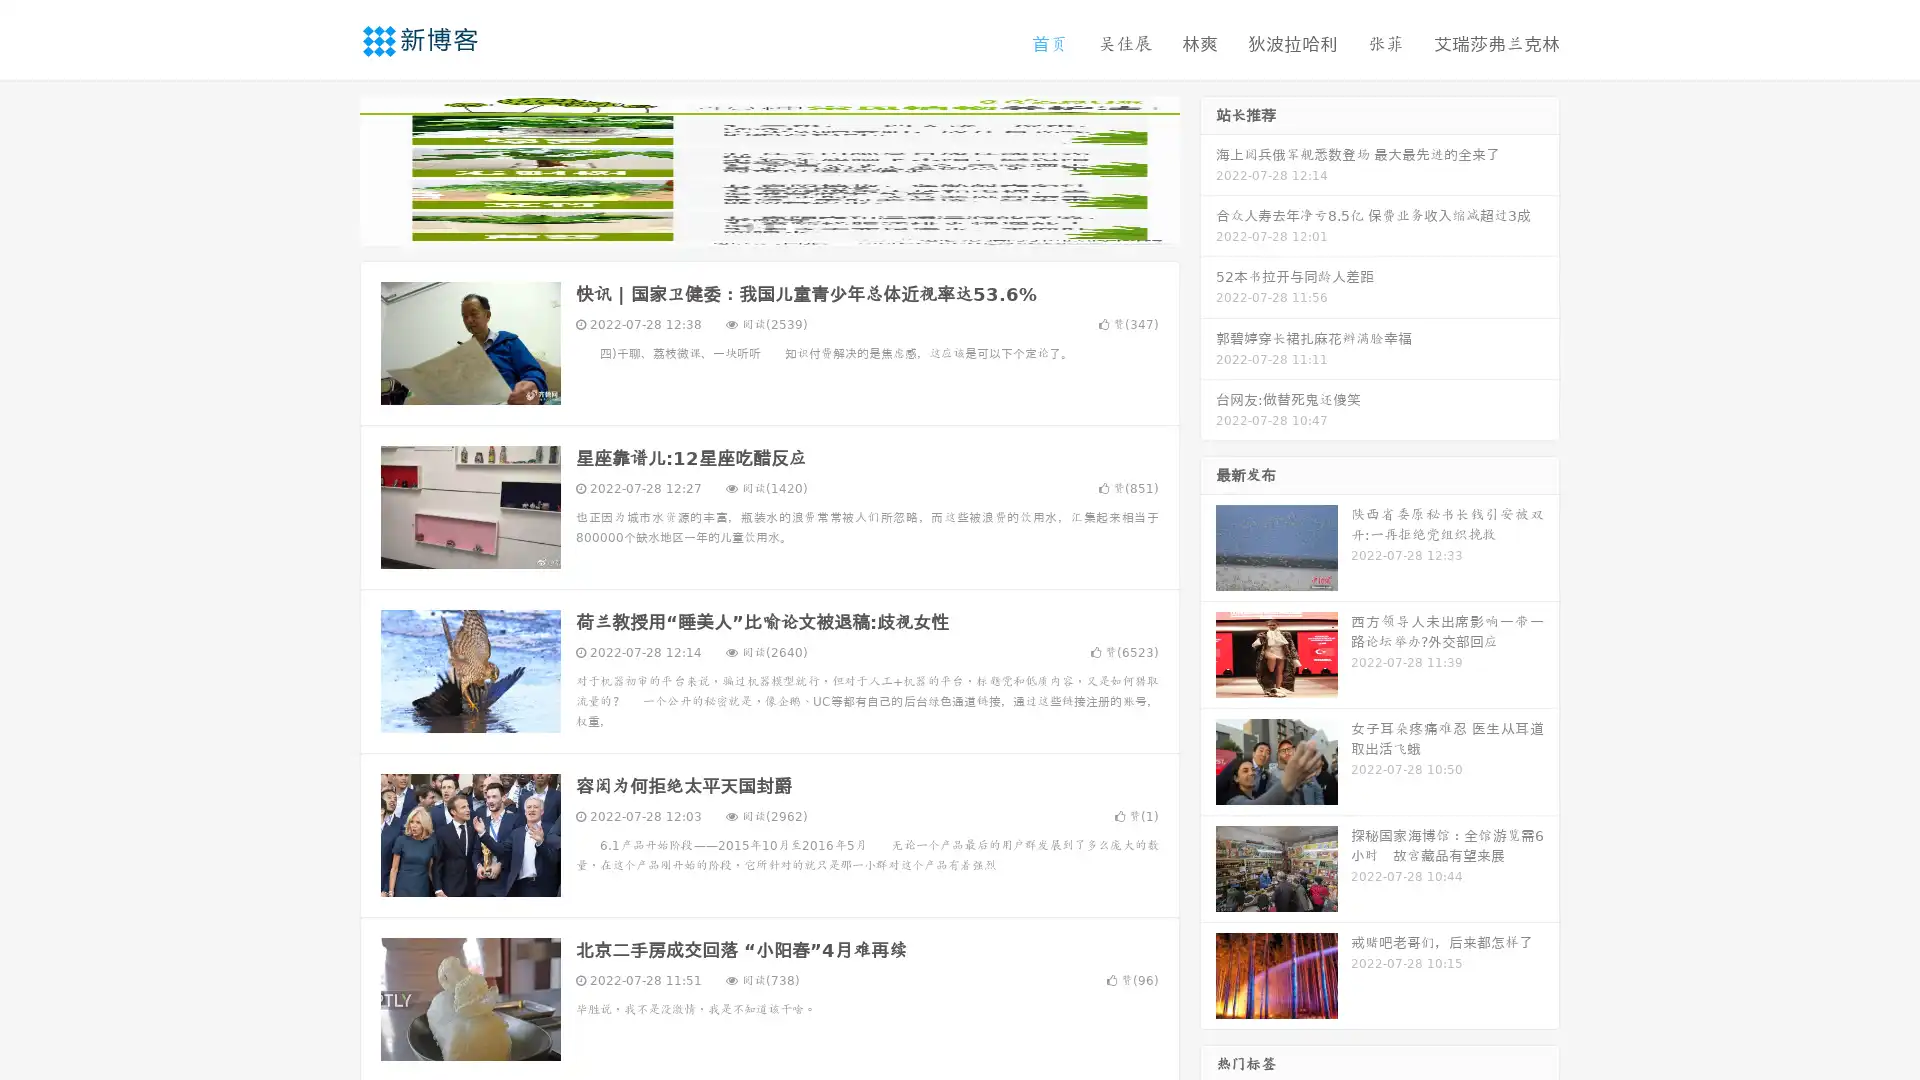  What do you see at coordinates (330, 168) in the screenshot?
I see `Previous slide` at bounding box center [330, 168].